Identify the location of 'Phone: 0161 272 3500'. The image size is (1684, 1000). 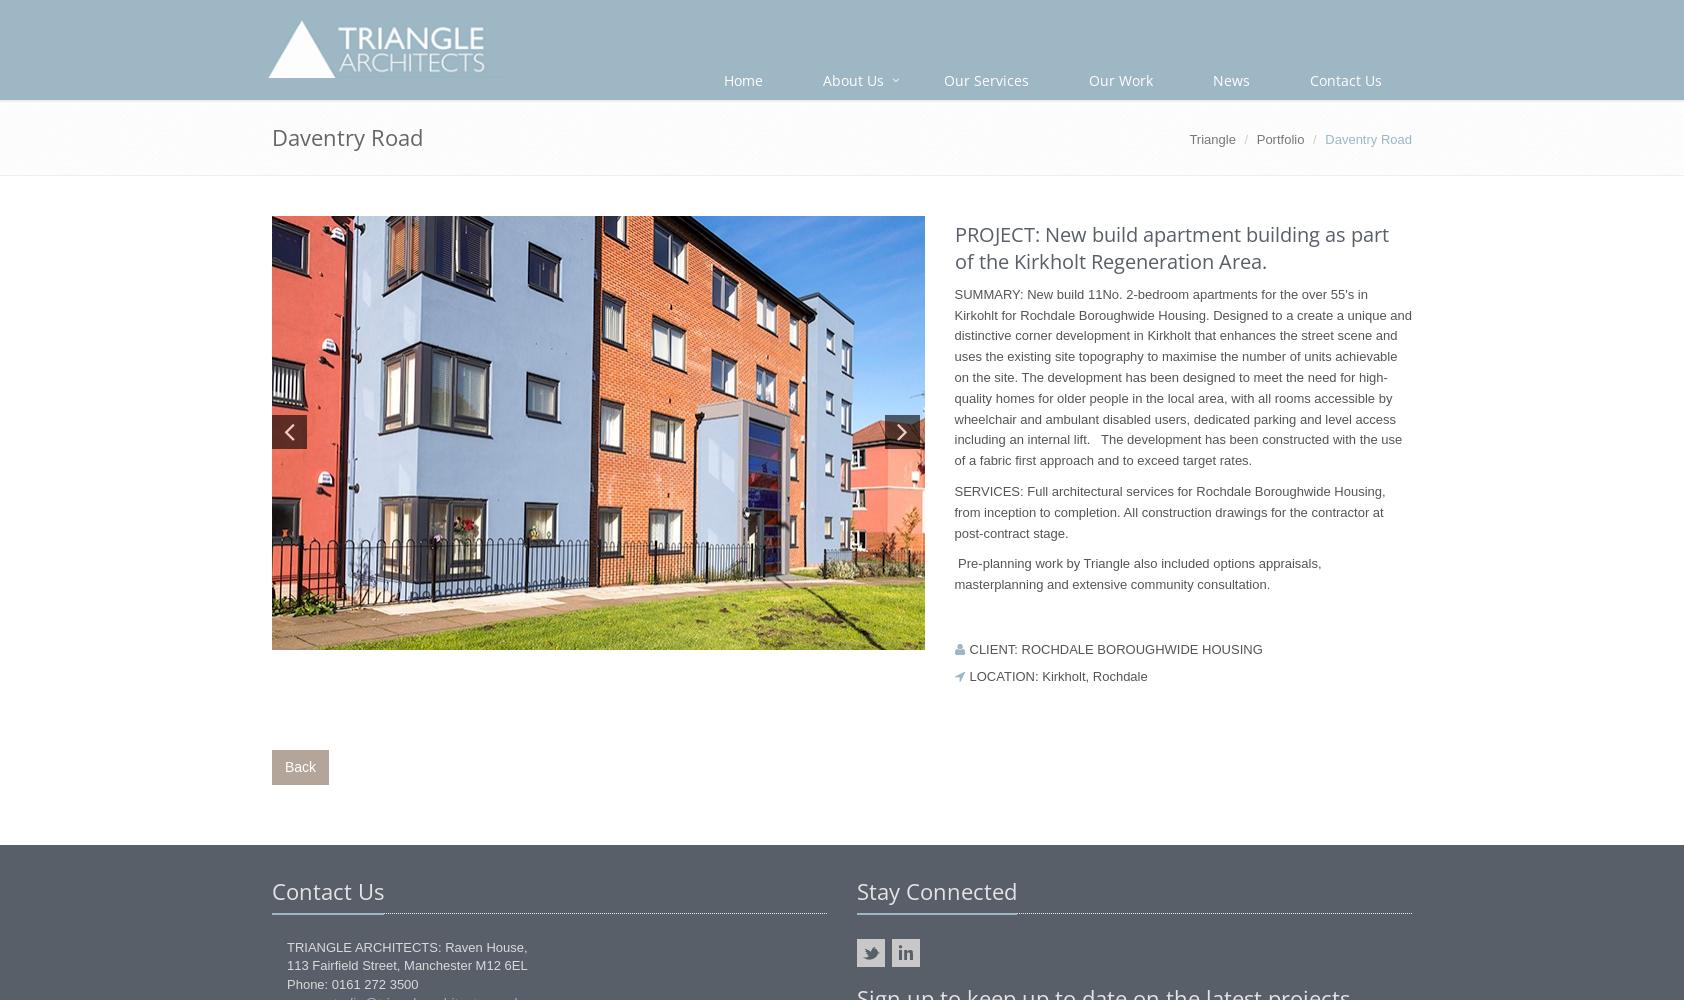
(352, 982).